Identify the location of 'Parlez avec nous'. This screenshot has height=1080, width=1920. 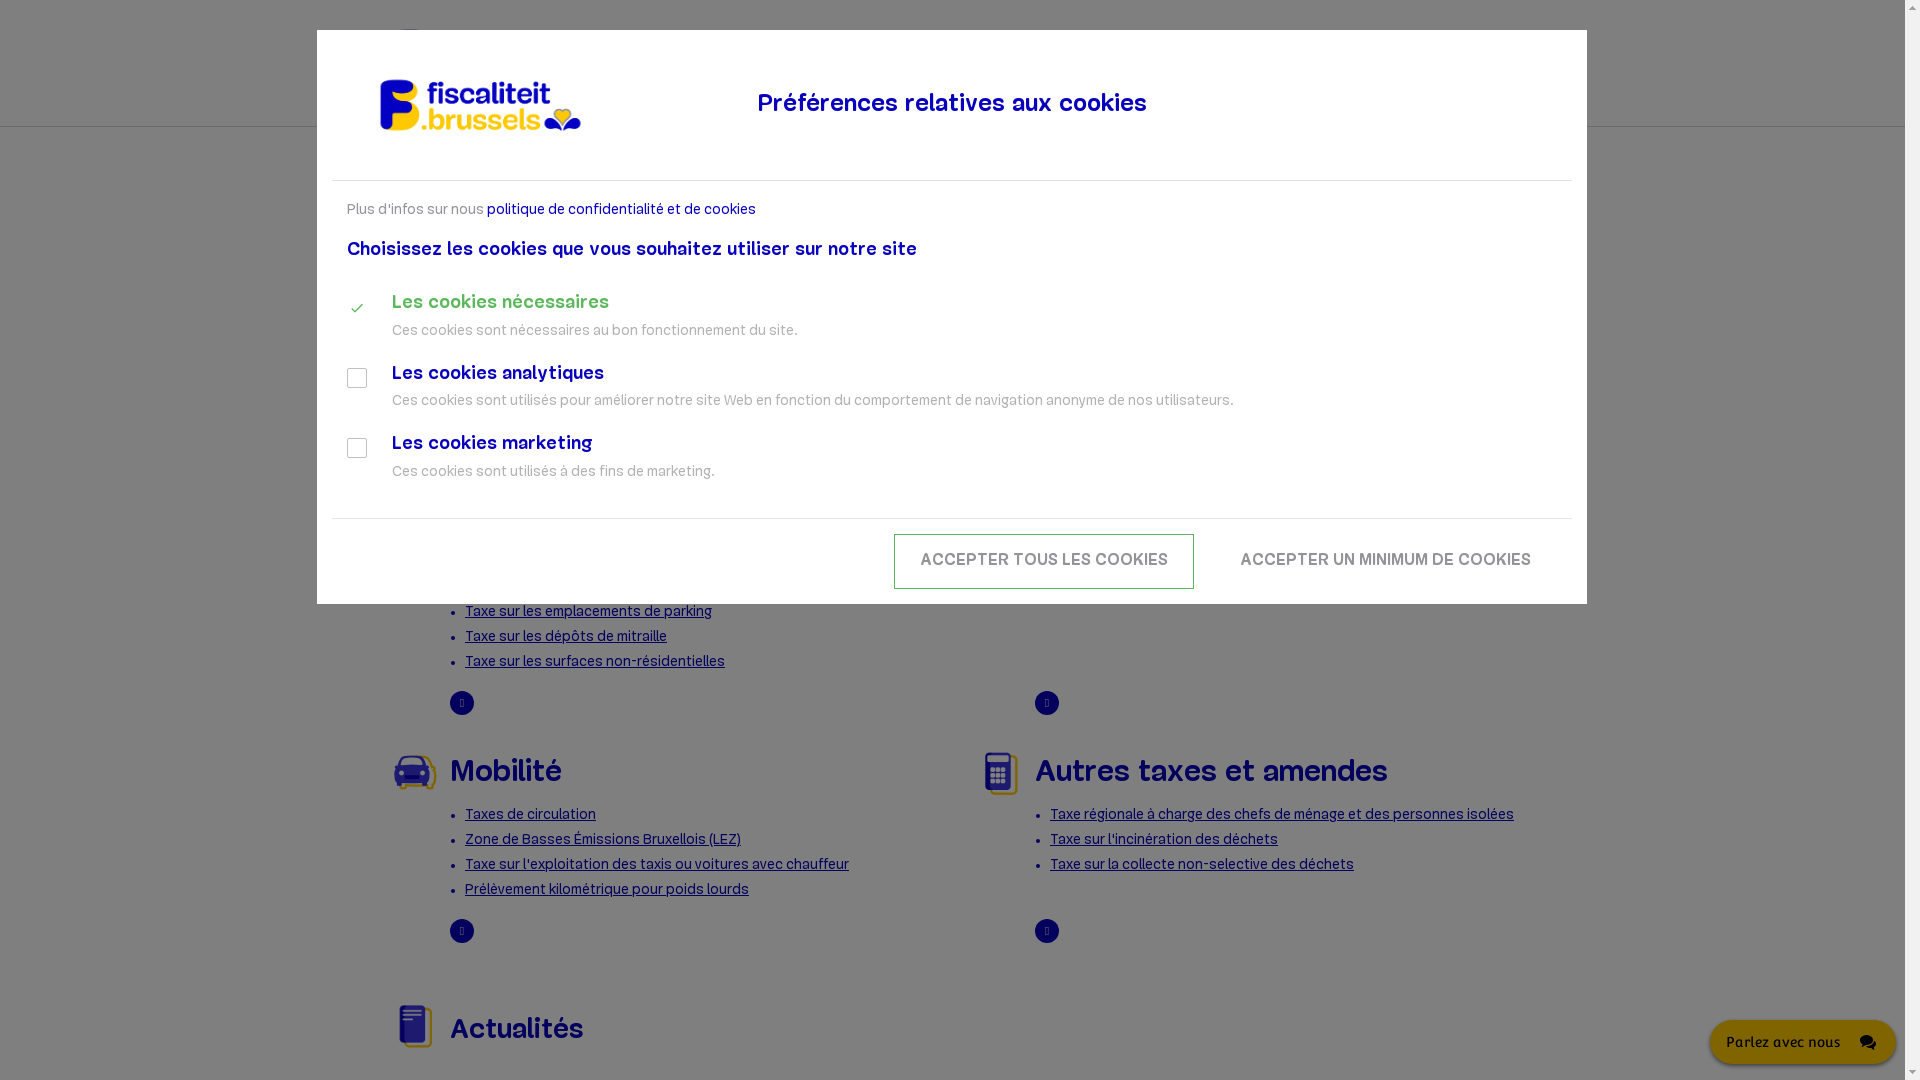
(1708, 1040).